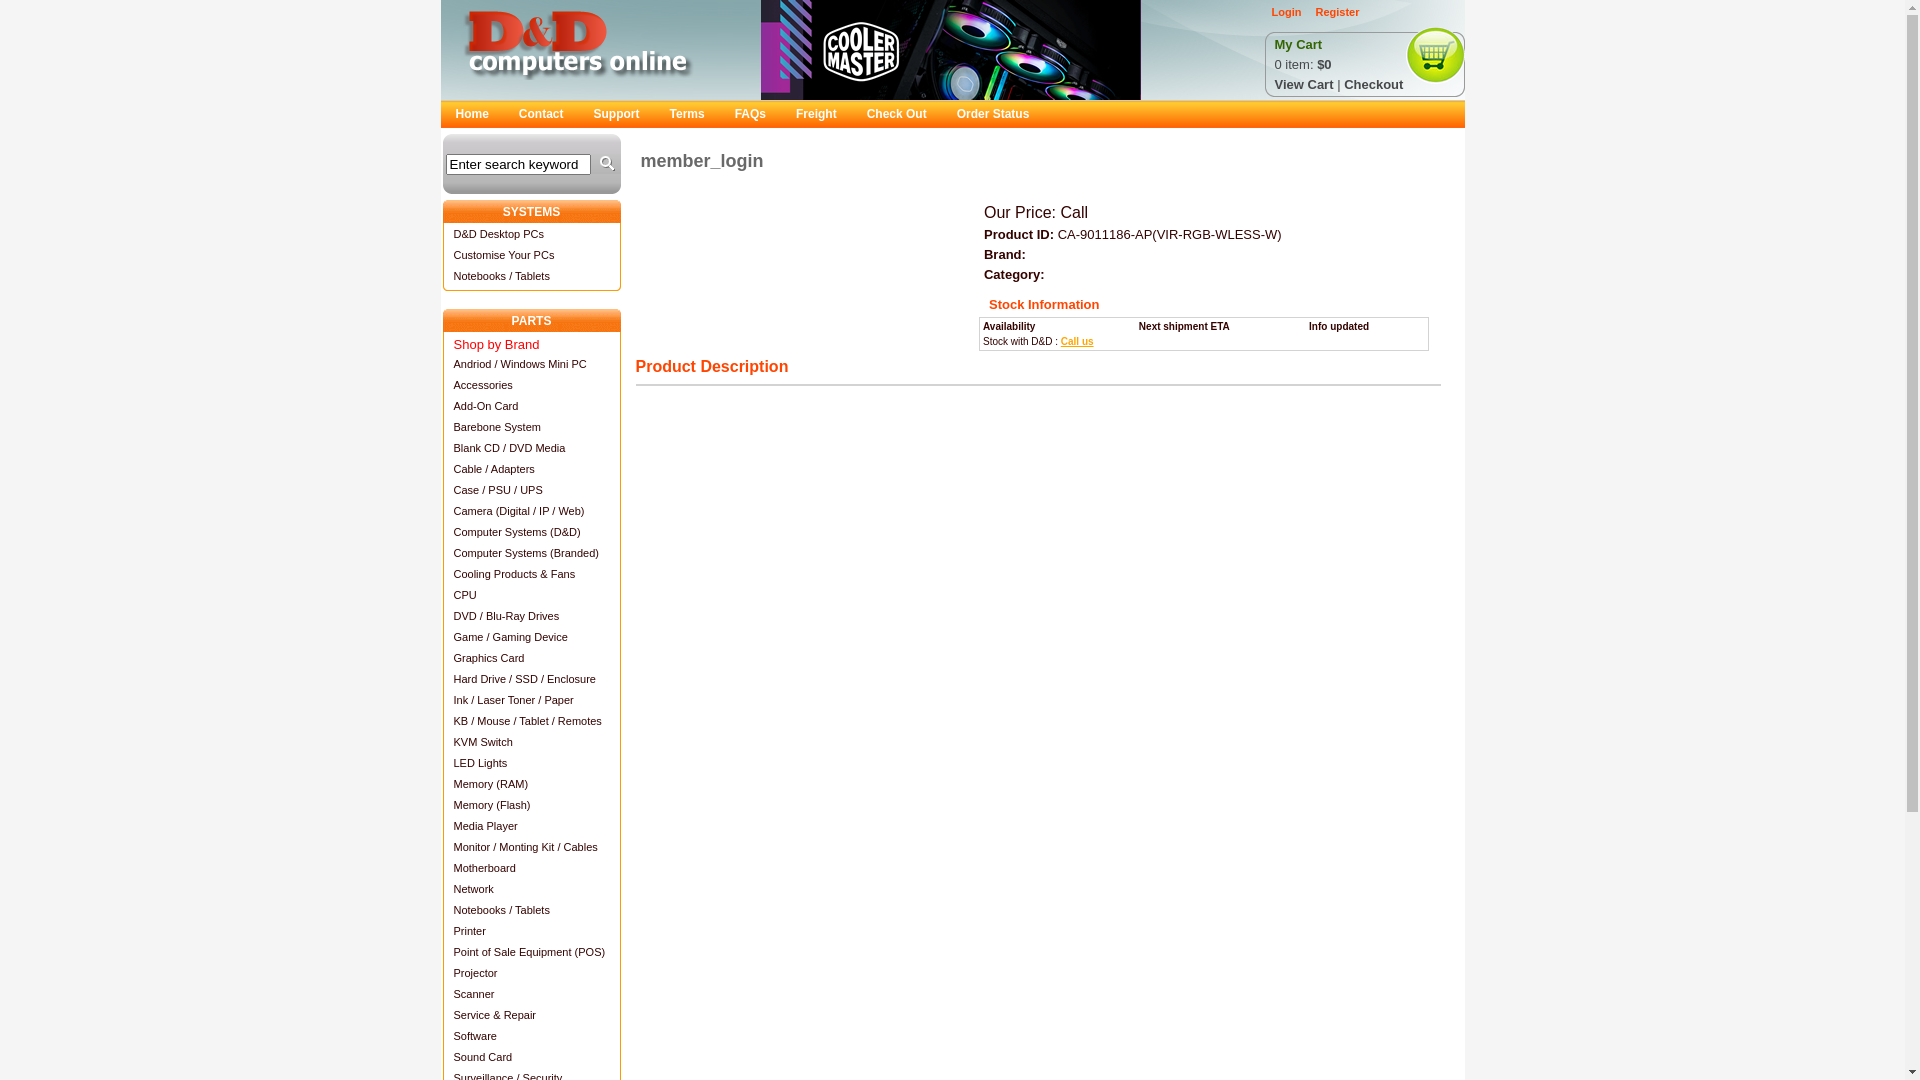 This screenshot has width=1920, height=1080. What do you see at coordinates (993, 114) in the screenshot?
I see `'Order Status'` at bounding box center [993, 114].